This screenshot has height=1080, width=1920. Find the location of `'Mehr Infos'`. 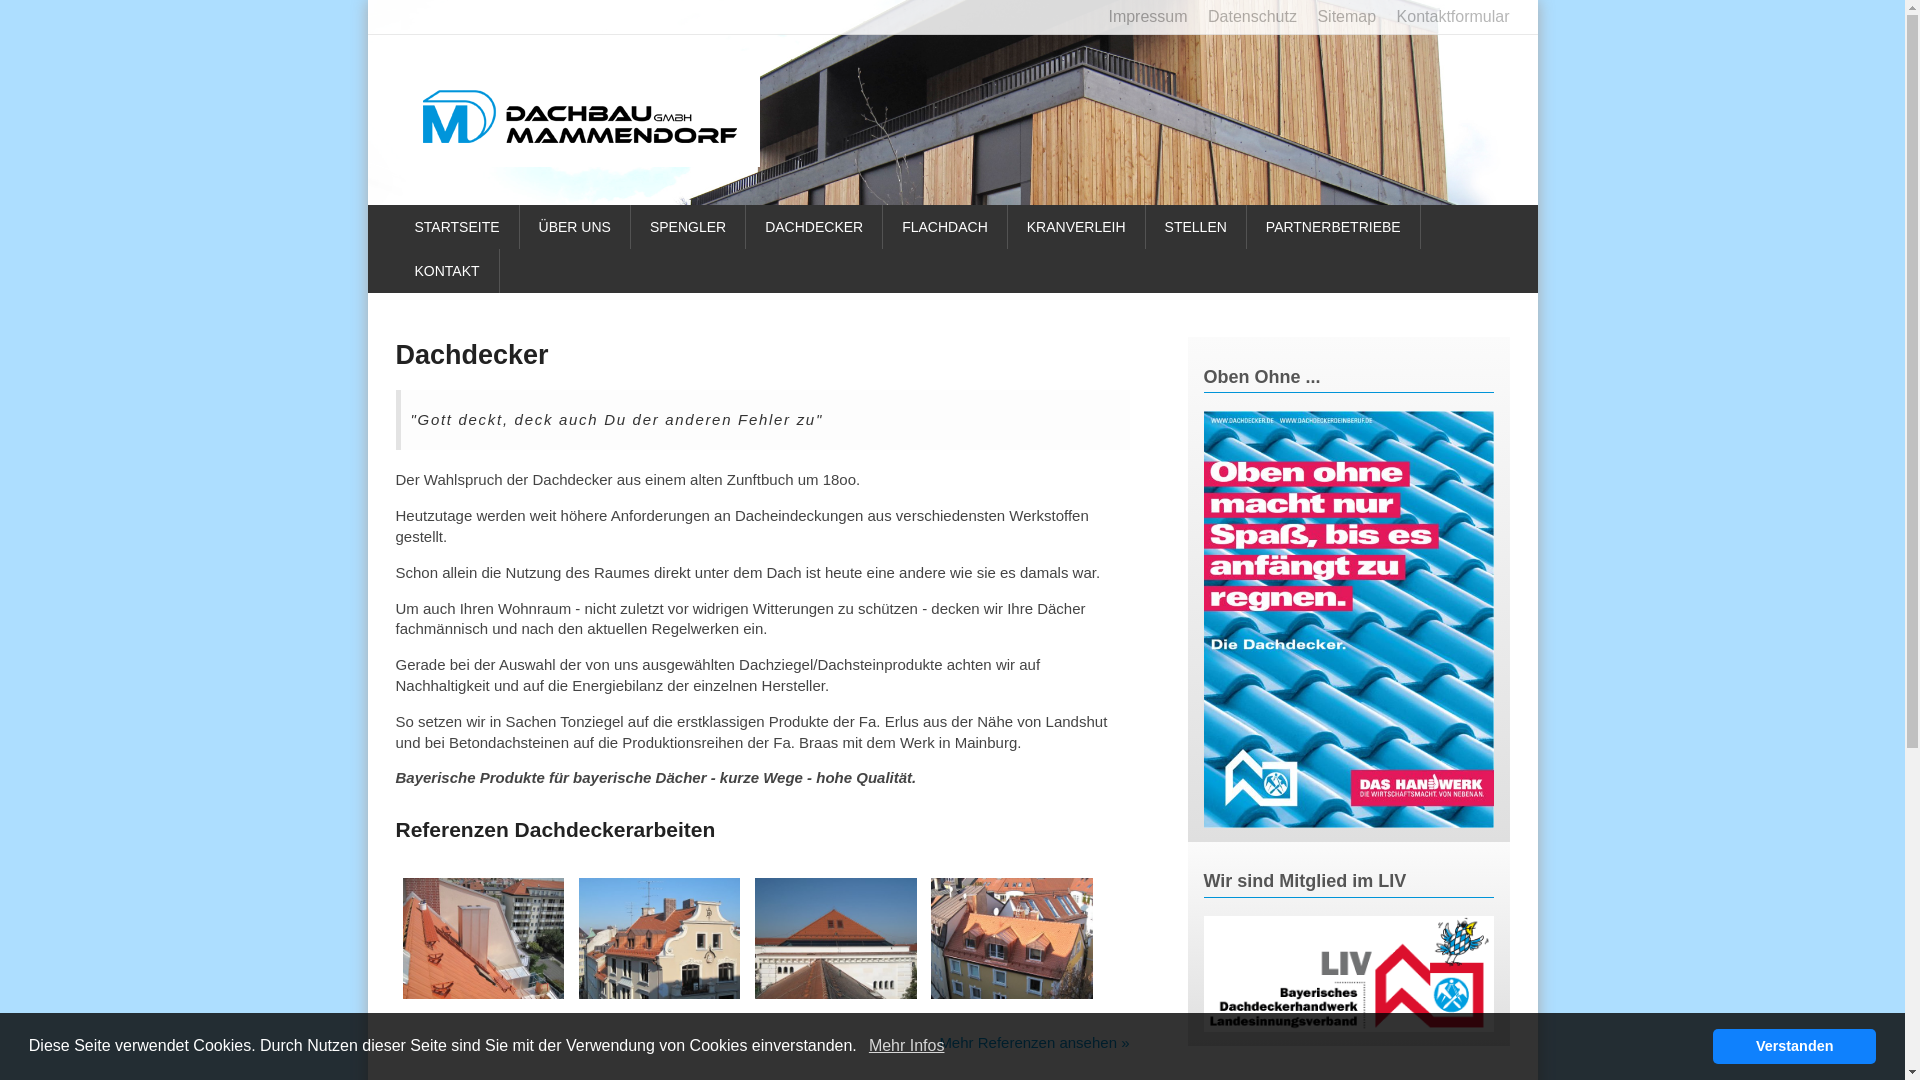

'Mehr Infos' is located at coordinates (906, 1044).